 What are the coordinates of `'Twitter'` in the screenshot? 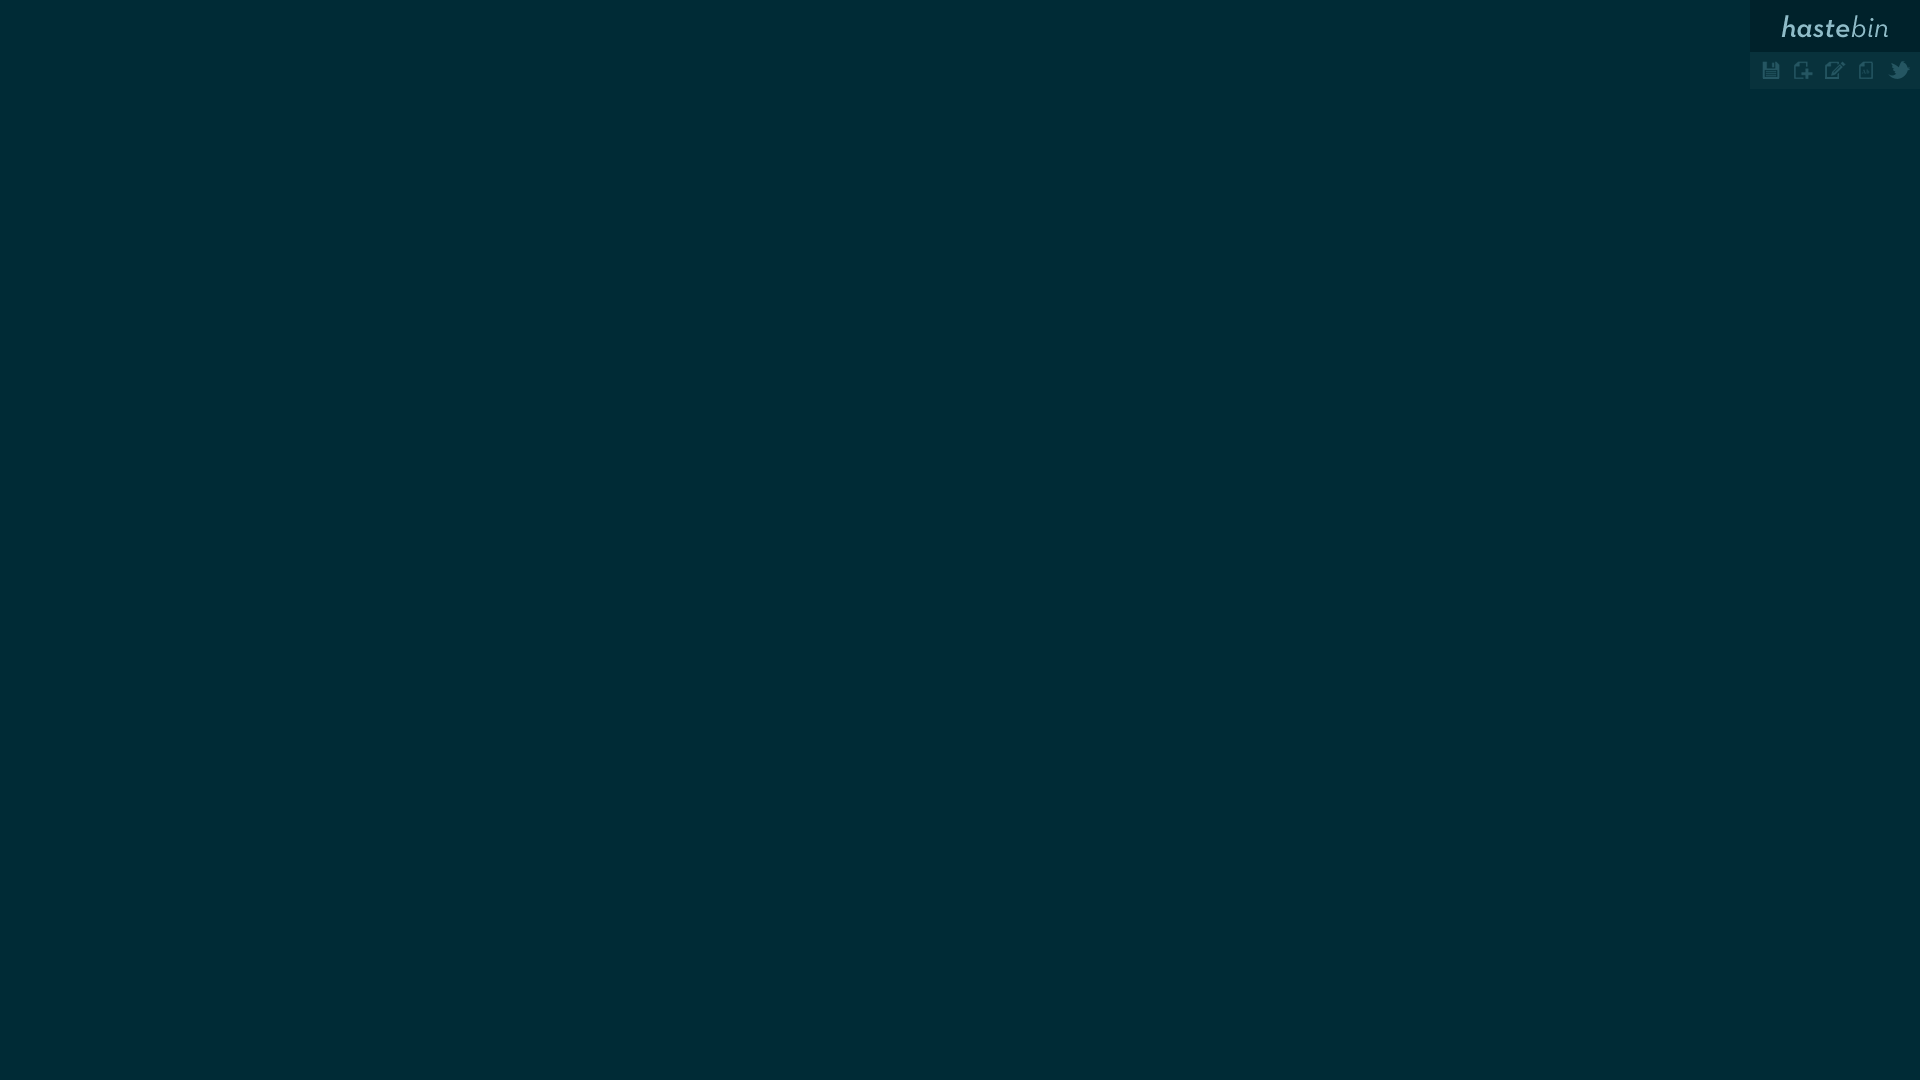 It's located at (1881, 69).